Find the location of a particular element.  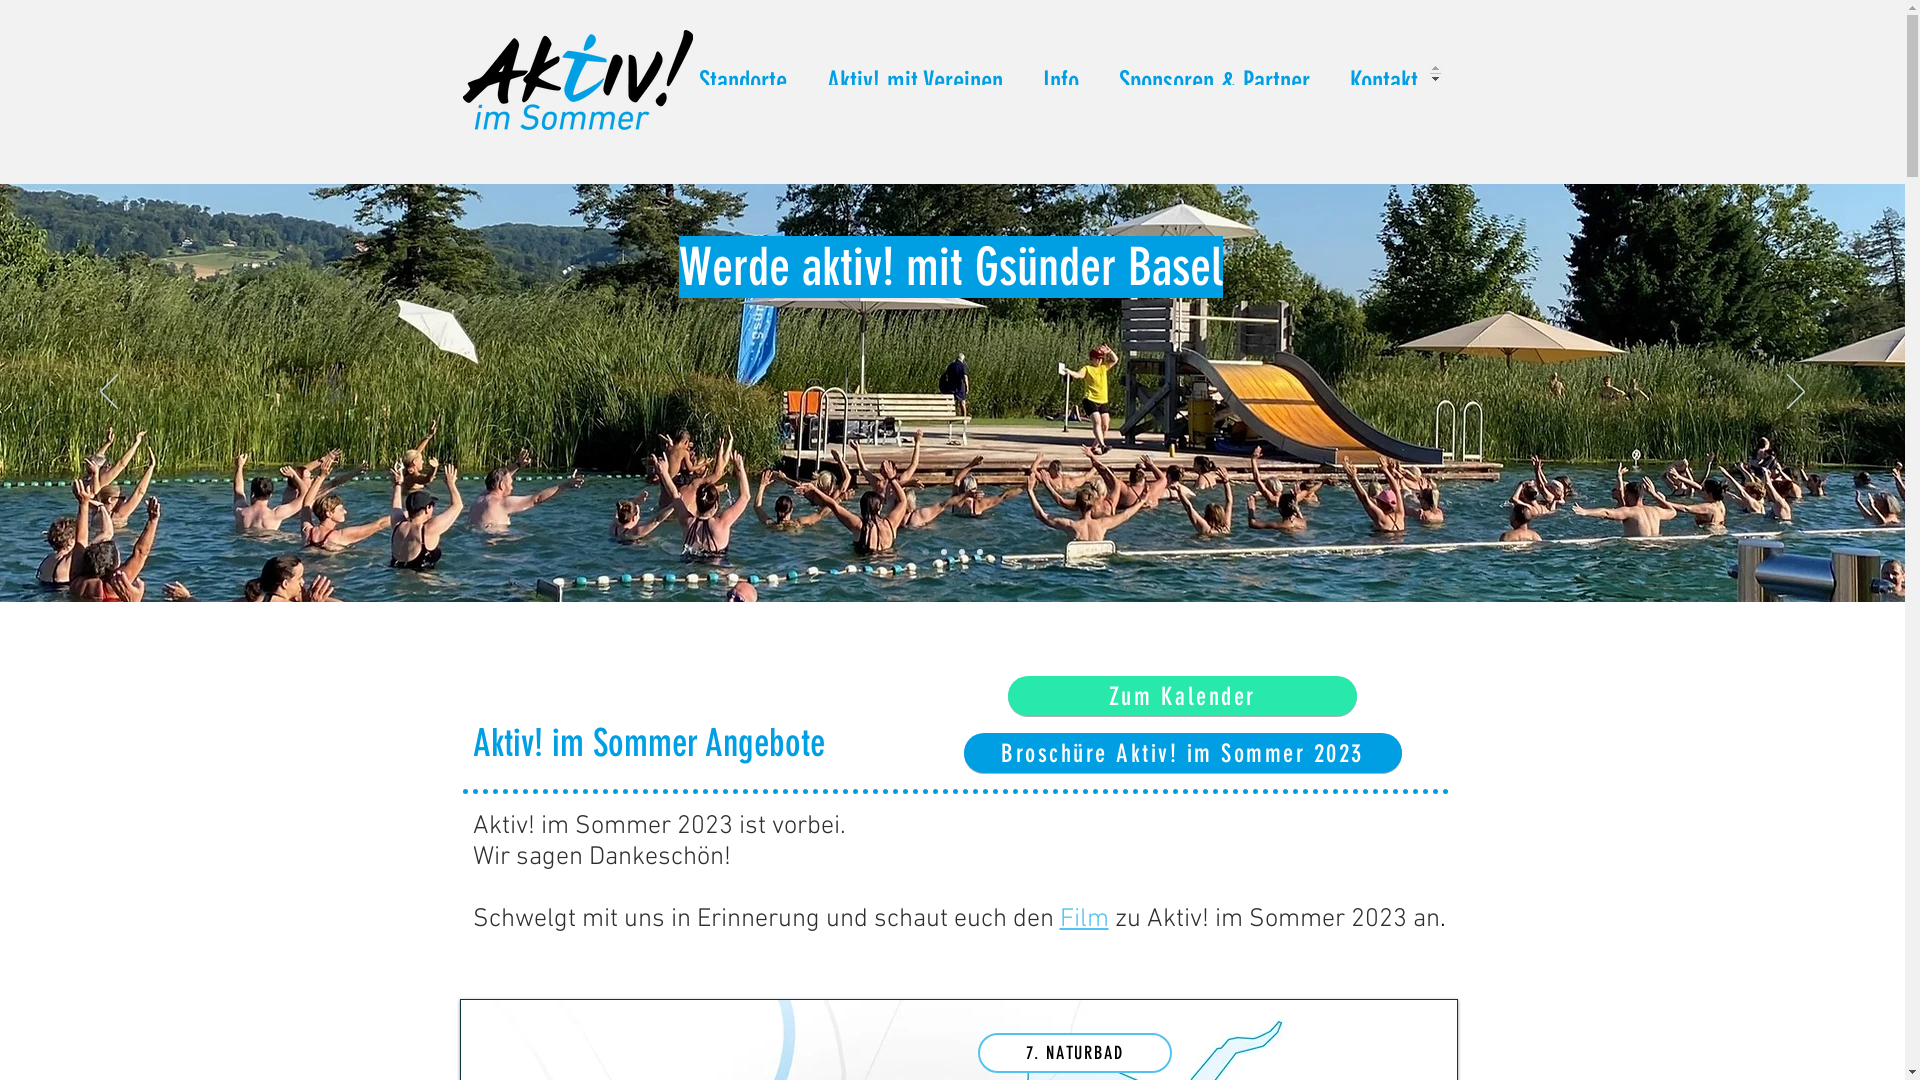

'Standorte' is located at coordinates (677, 72).